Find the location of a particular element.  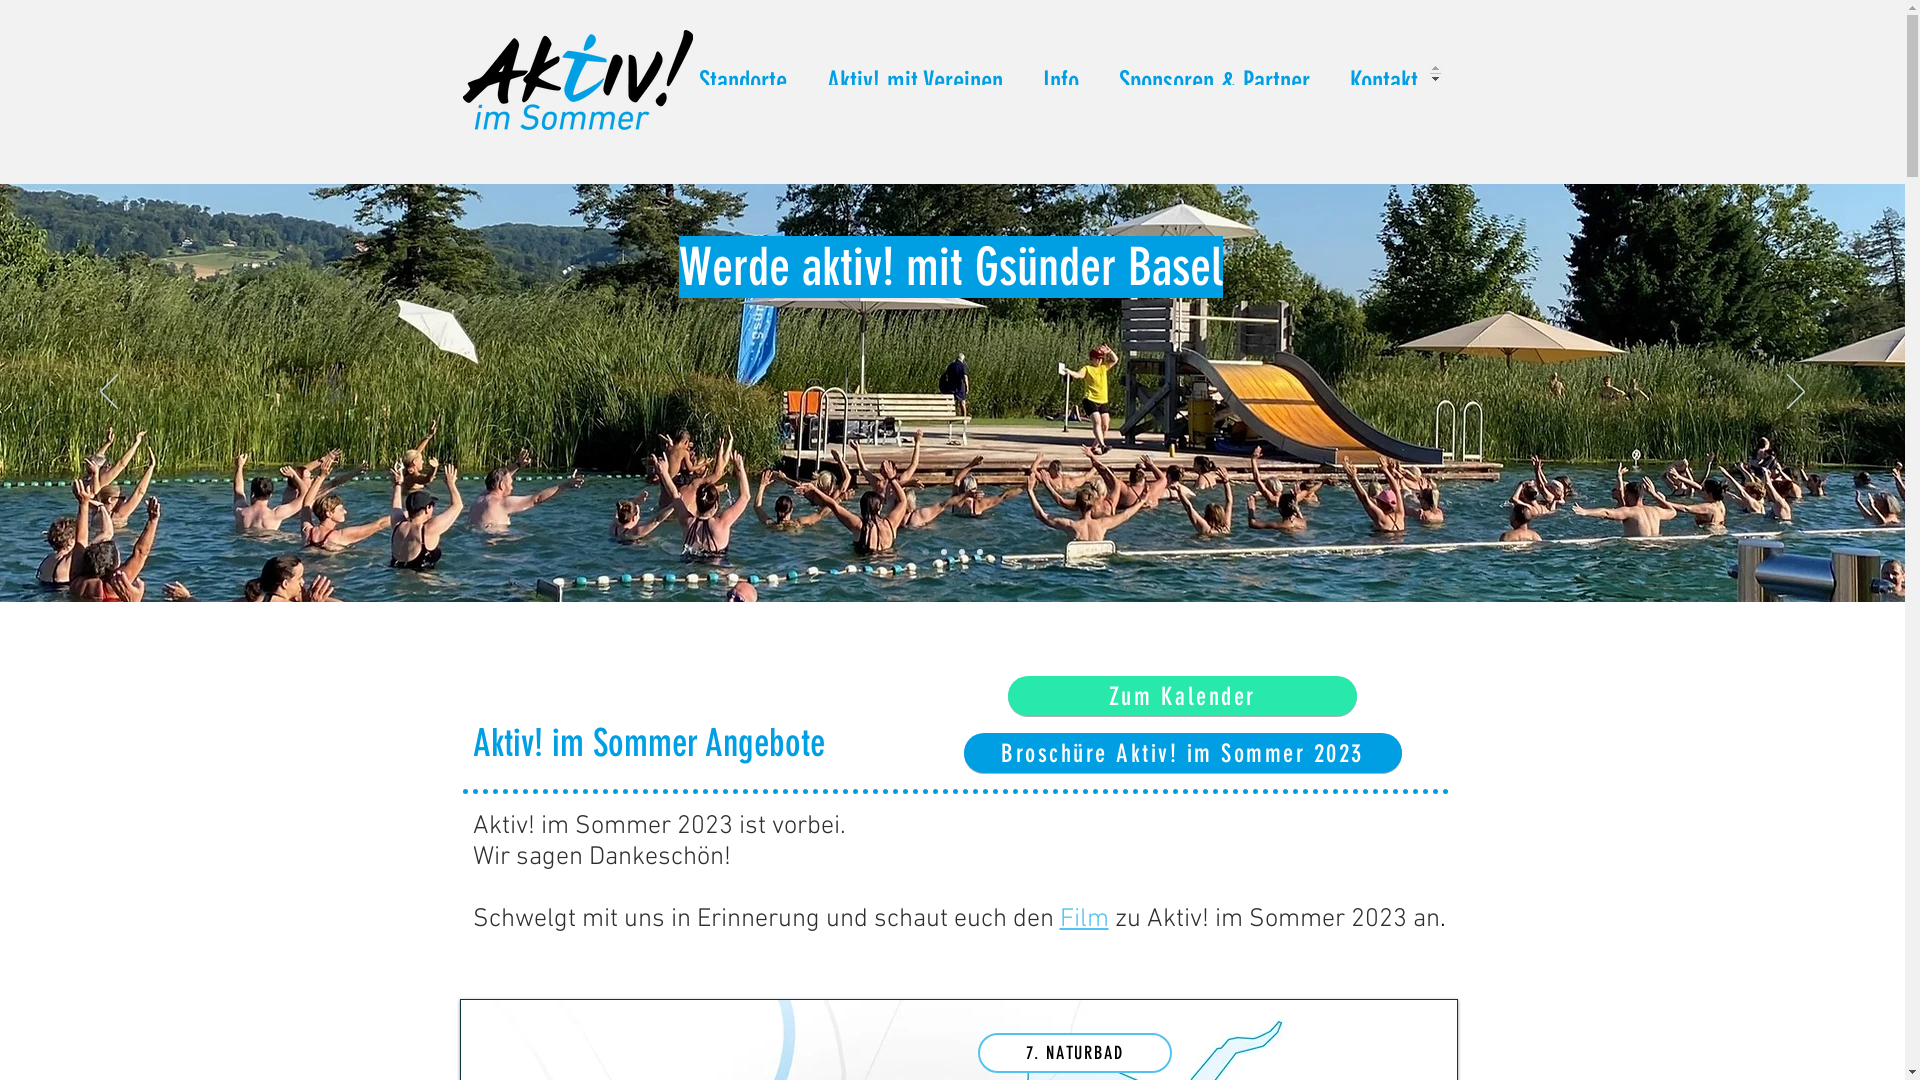

'Standorte' is located at coordinates (677, 72).